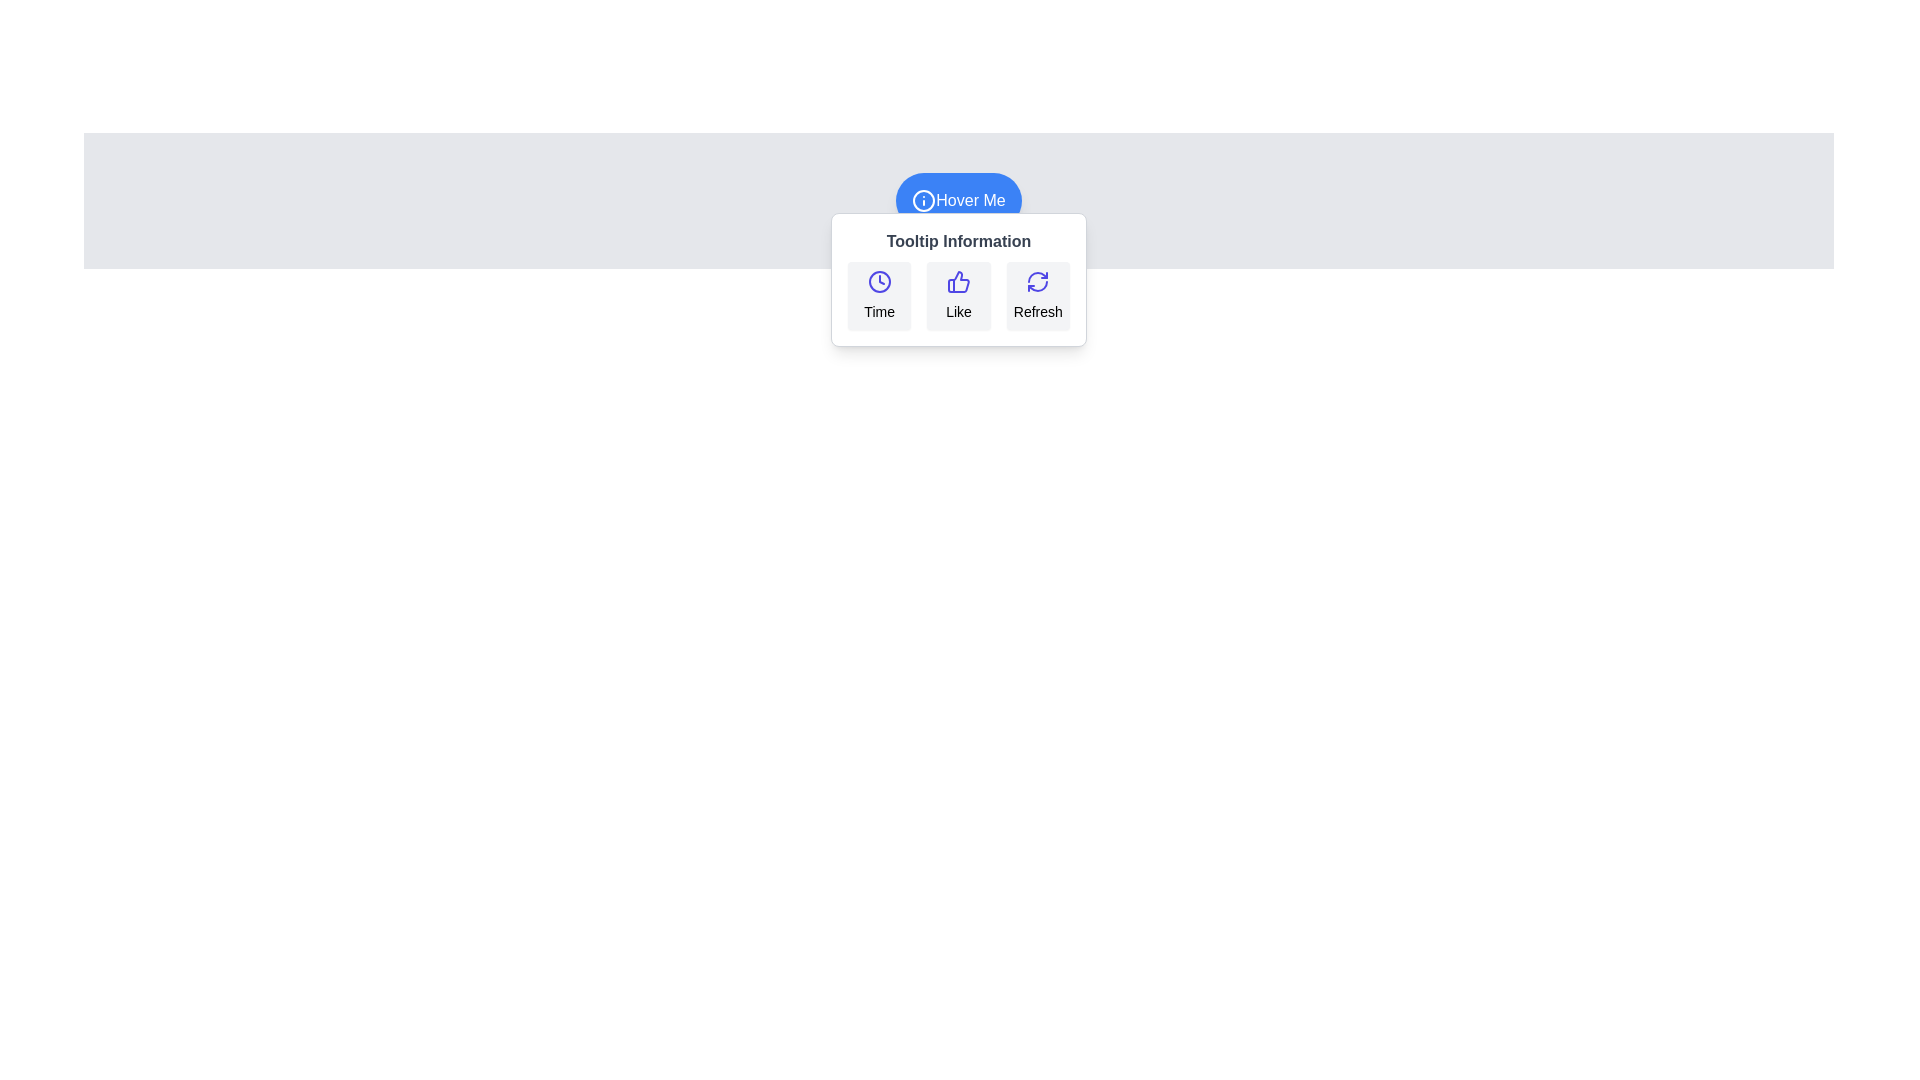 The height and width of the screenshot is (1080, 1920). I want to click on the 'Like' endorsement action element, which is the second segment in the grid labeled 'Tooltip Information', so click(958, 296).